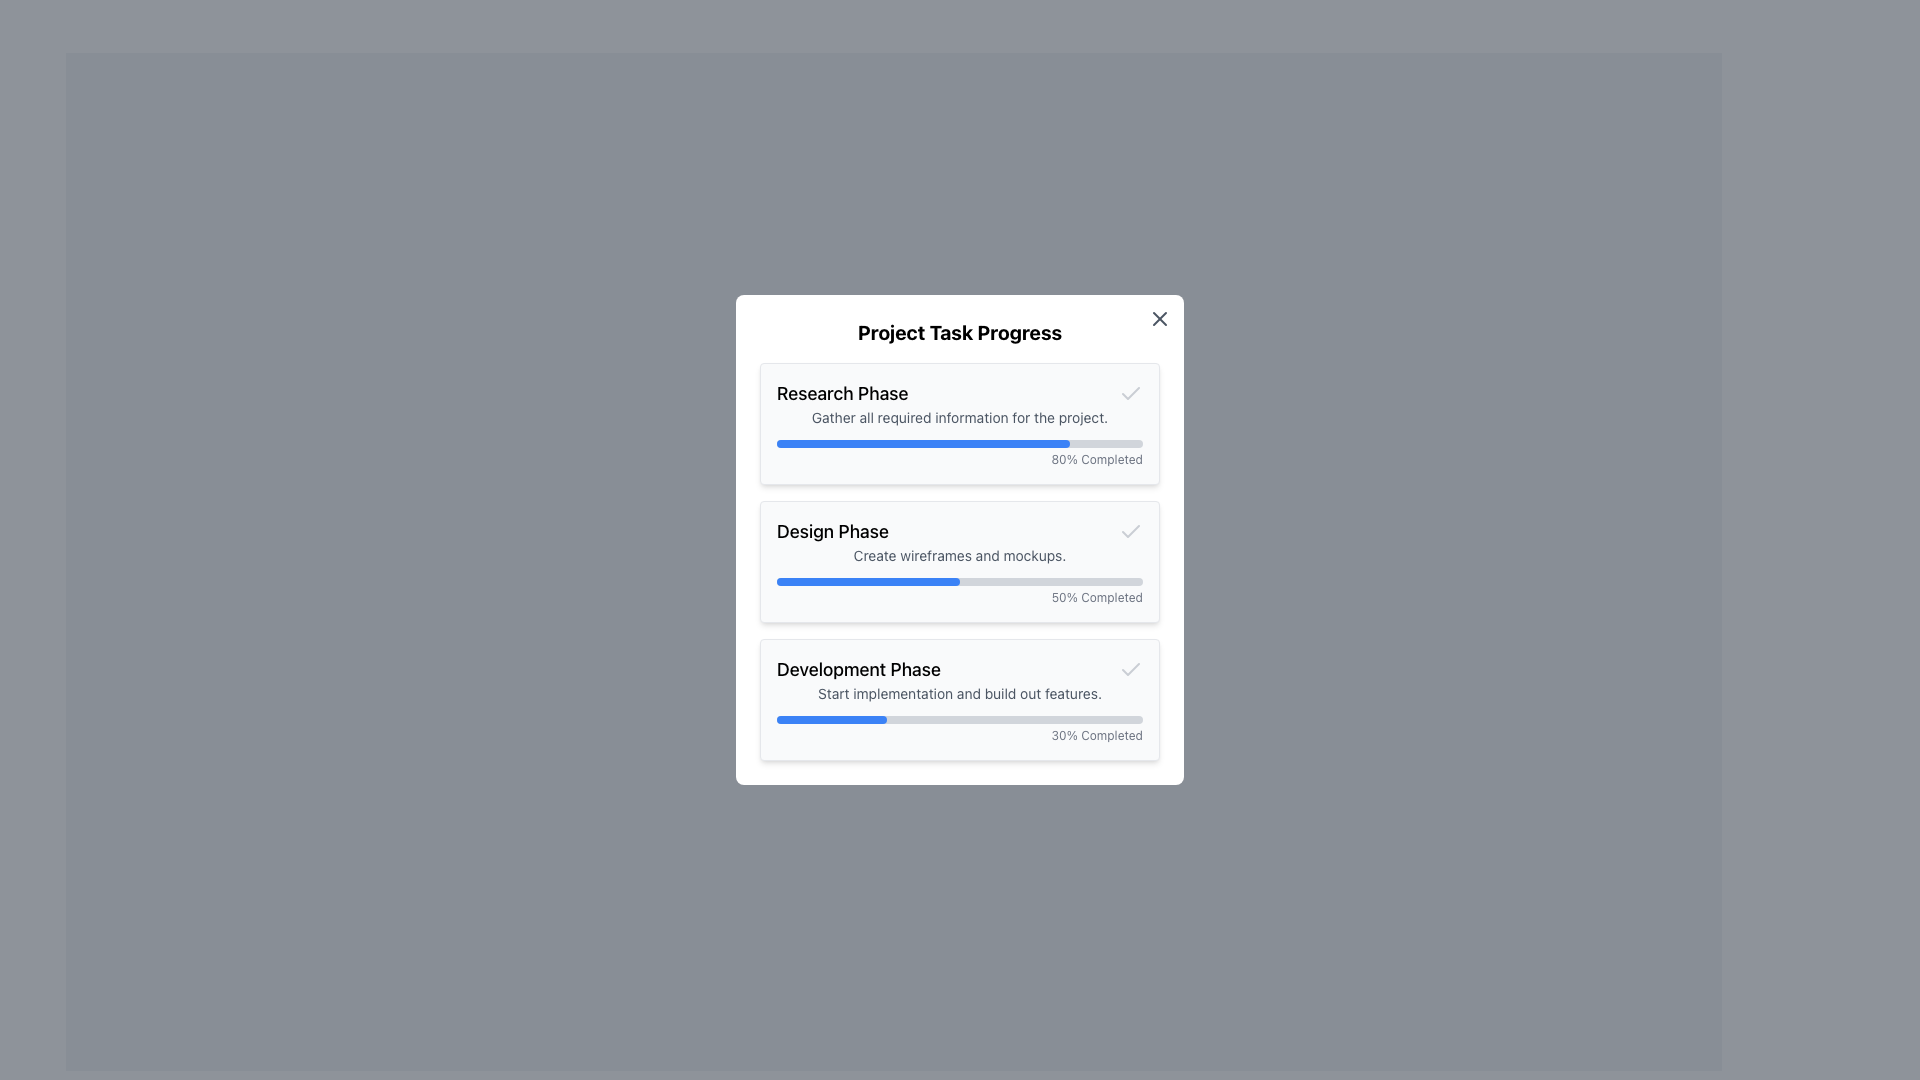  What do you see at coordinates (960, 423) in the screenshot?
I see `information displayed within the 'Research Phase' Card UI component, which includes the phase title, description, and completion percentage` at bounding box center [960, 423].